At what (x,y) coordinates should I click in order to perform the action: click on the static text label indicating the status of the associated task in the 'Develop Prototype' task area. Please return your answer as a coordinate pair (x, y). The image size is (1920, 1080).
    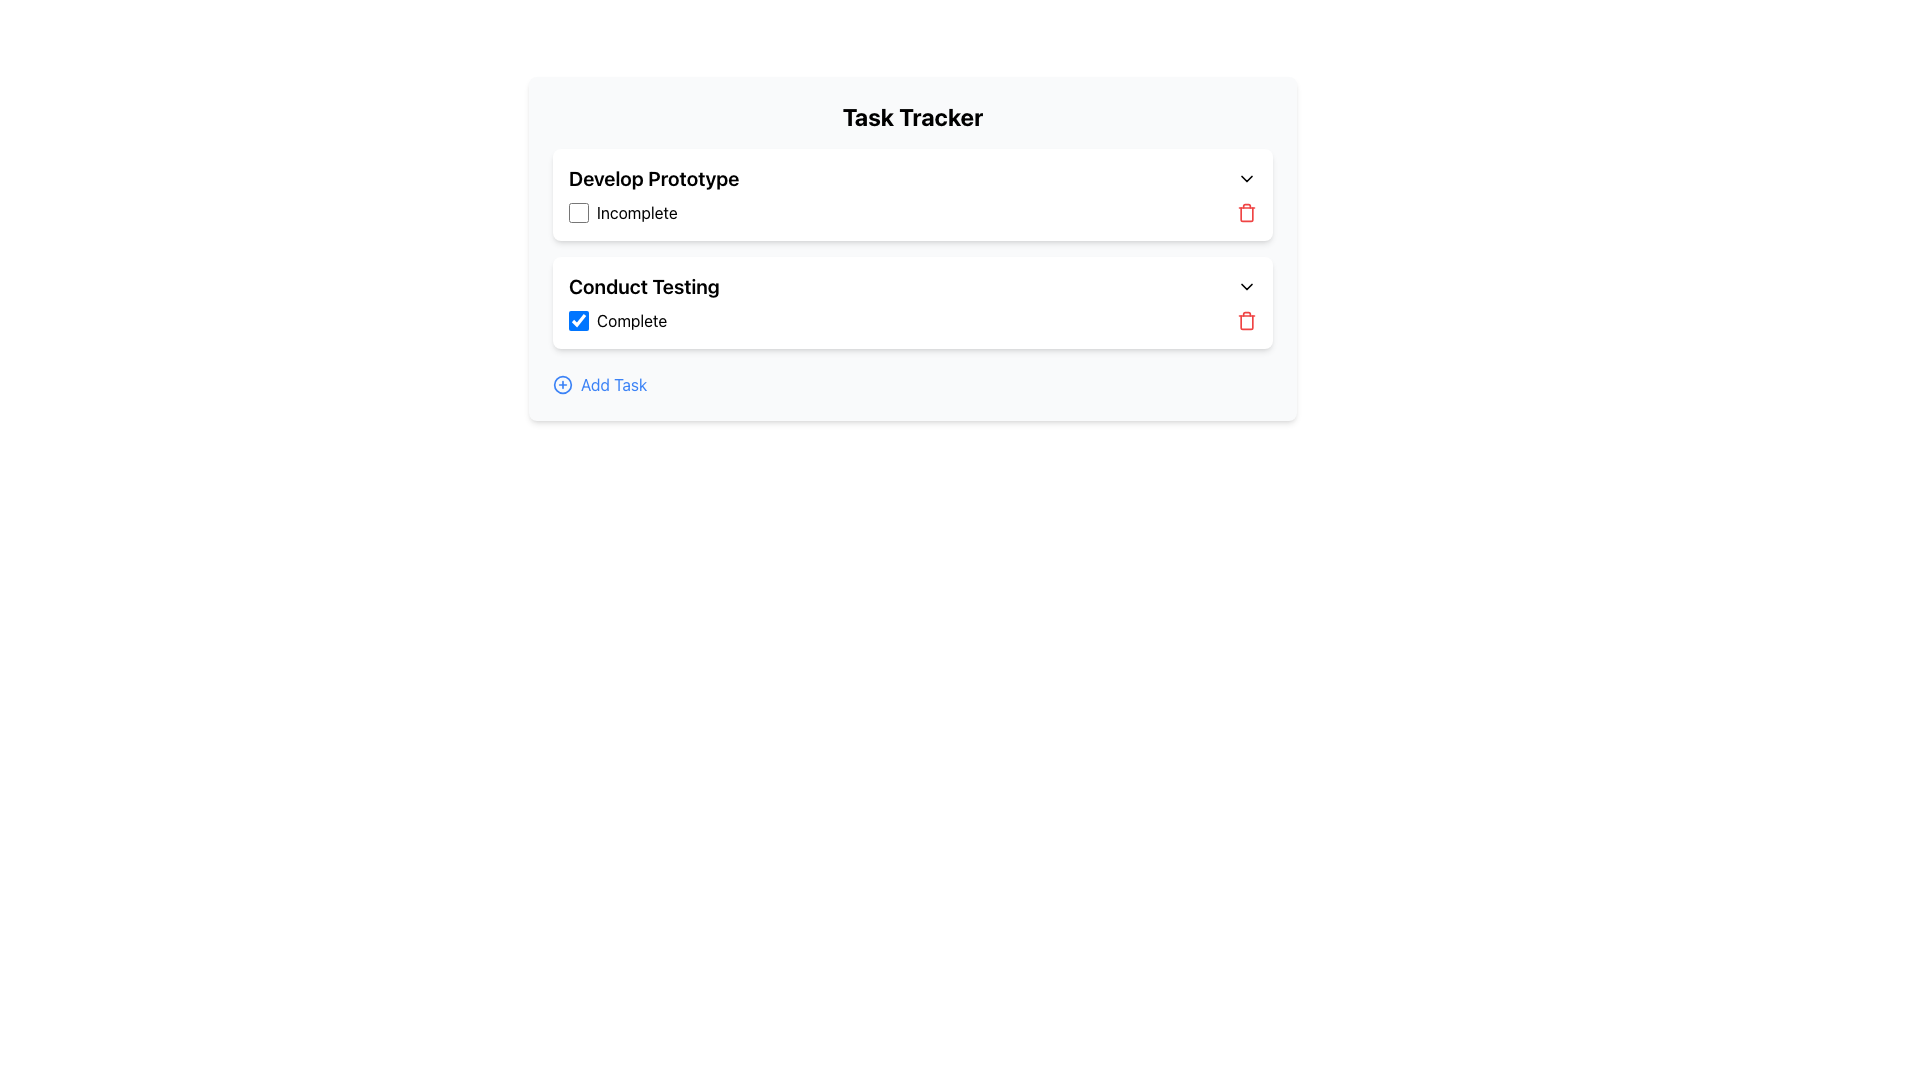
    Looking at the image, I should click on (636, 212).